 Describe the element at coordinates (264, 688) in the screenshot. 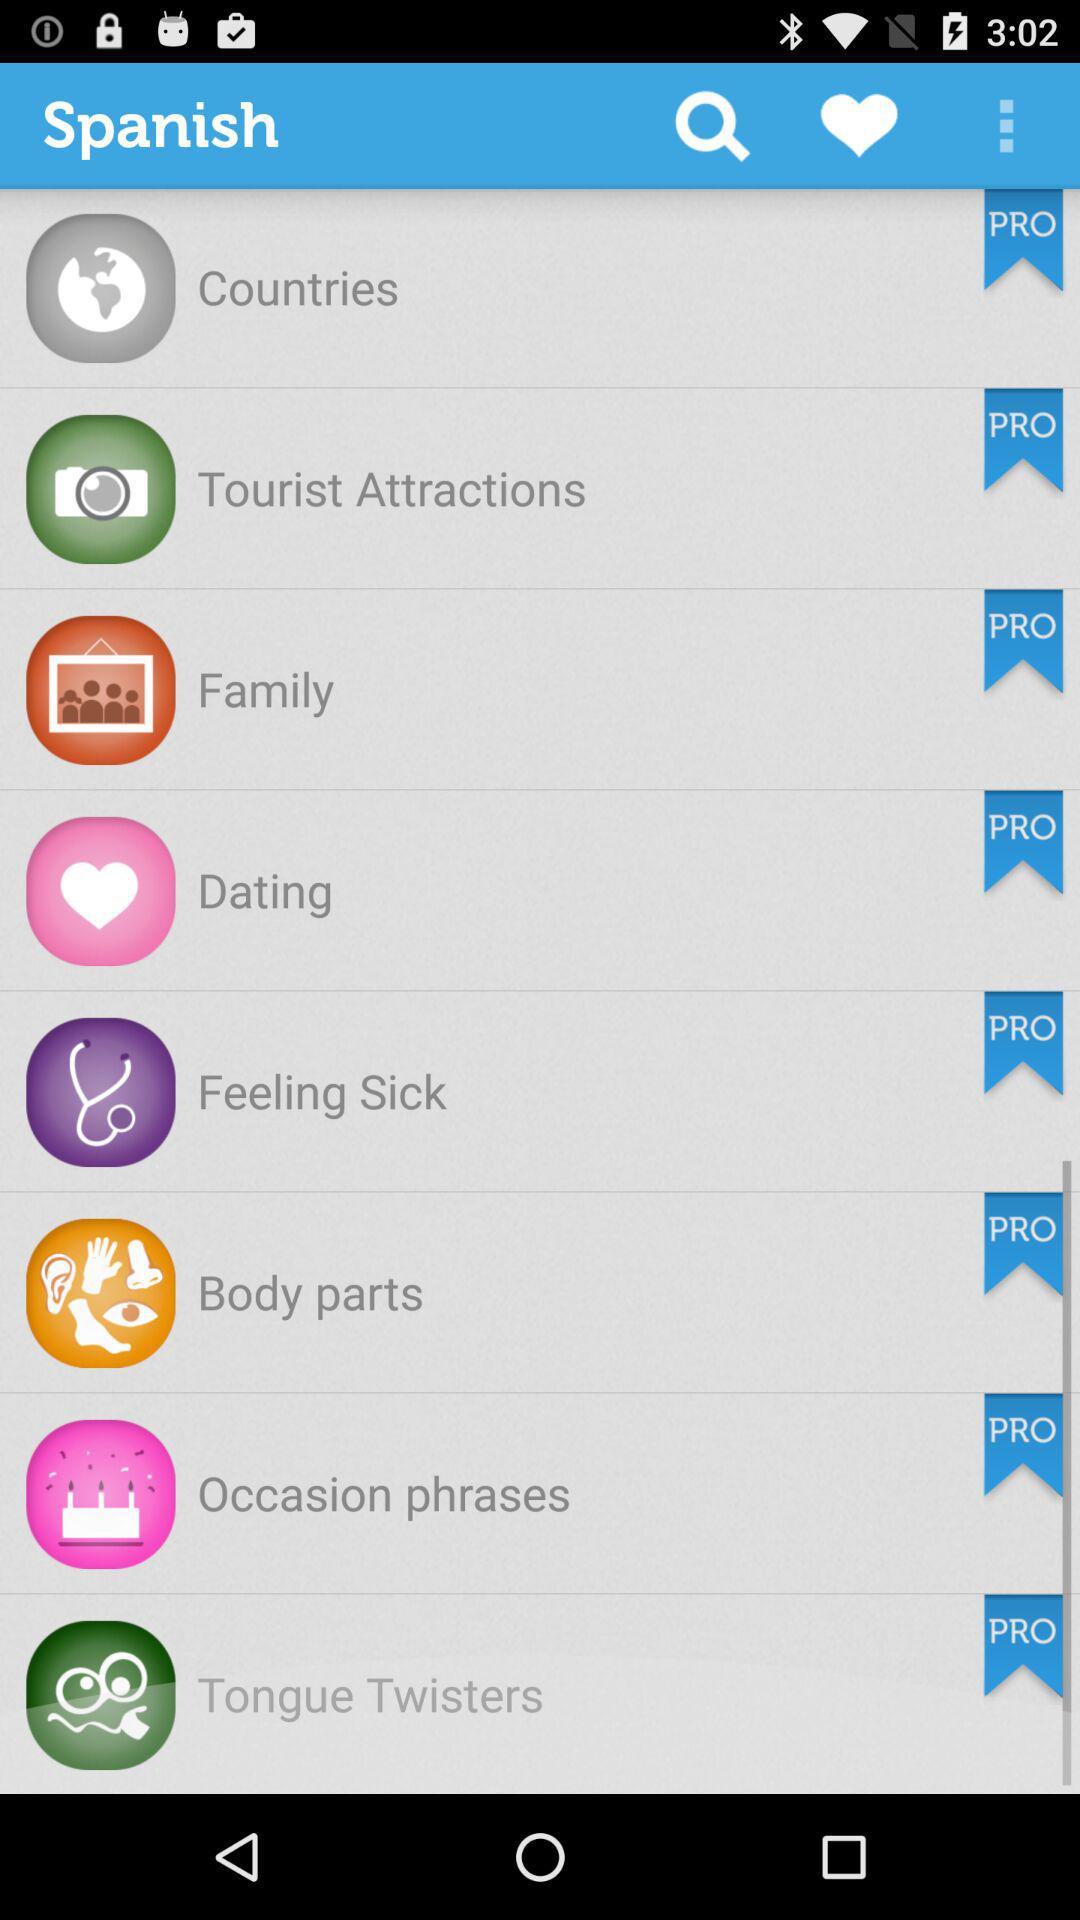

I see `family item` at that location.